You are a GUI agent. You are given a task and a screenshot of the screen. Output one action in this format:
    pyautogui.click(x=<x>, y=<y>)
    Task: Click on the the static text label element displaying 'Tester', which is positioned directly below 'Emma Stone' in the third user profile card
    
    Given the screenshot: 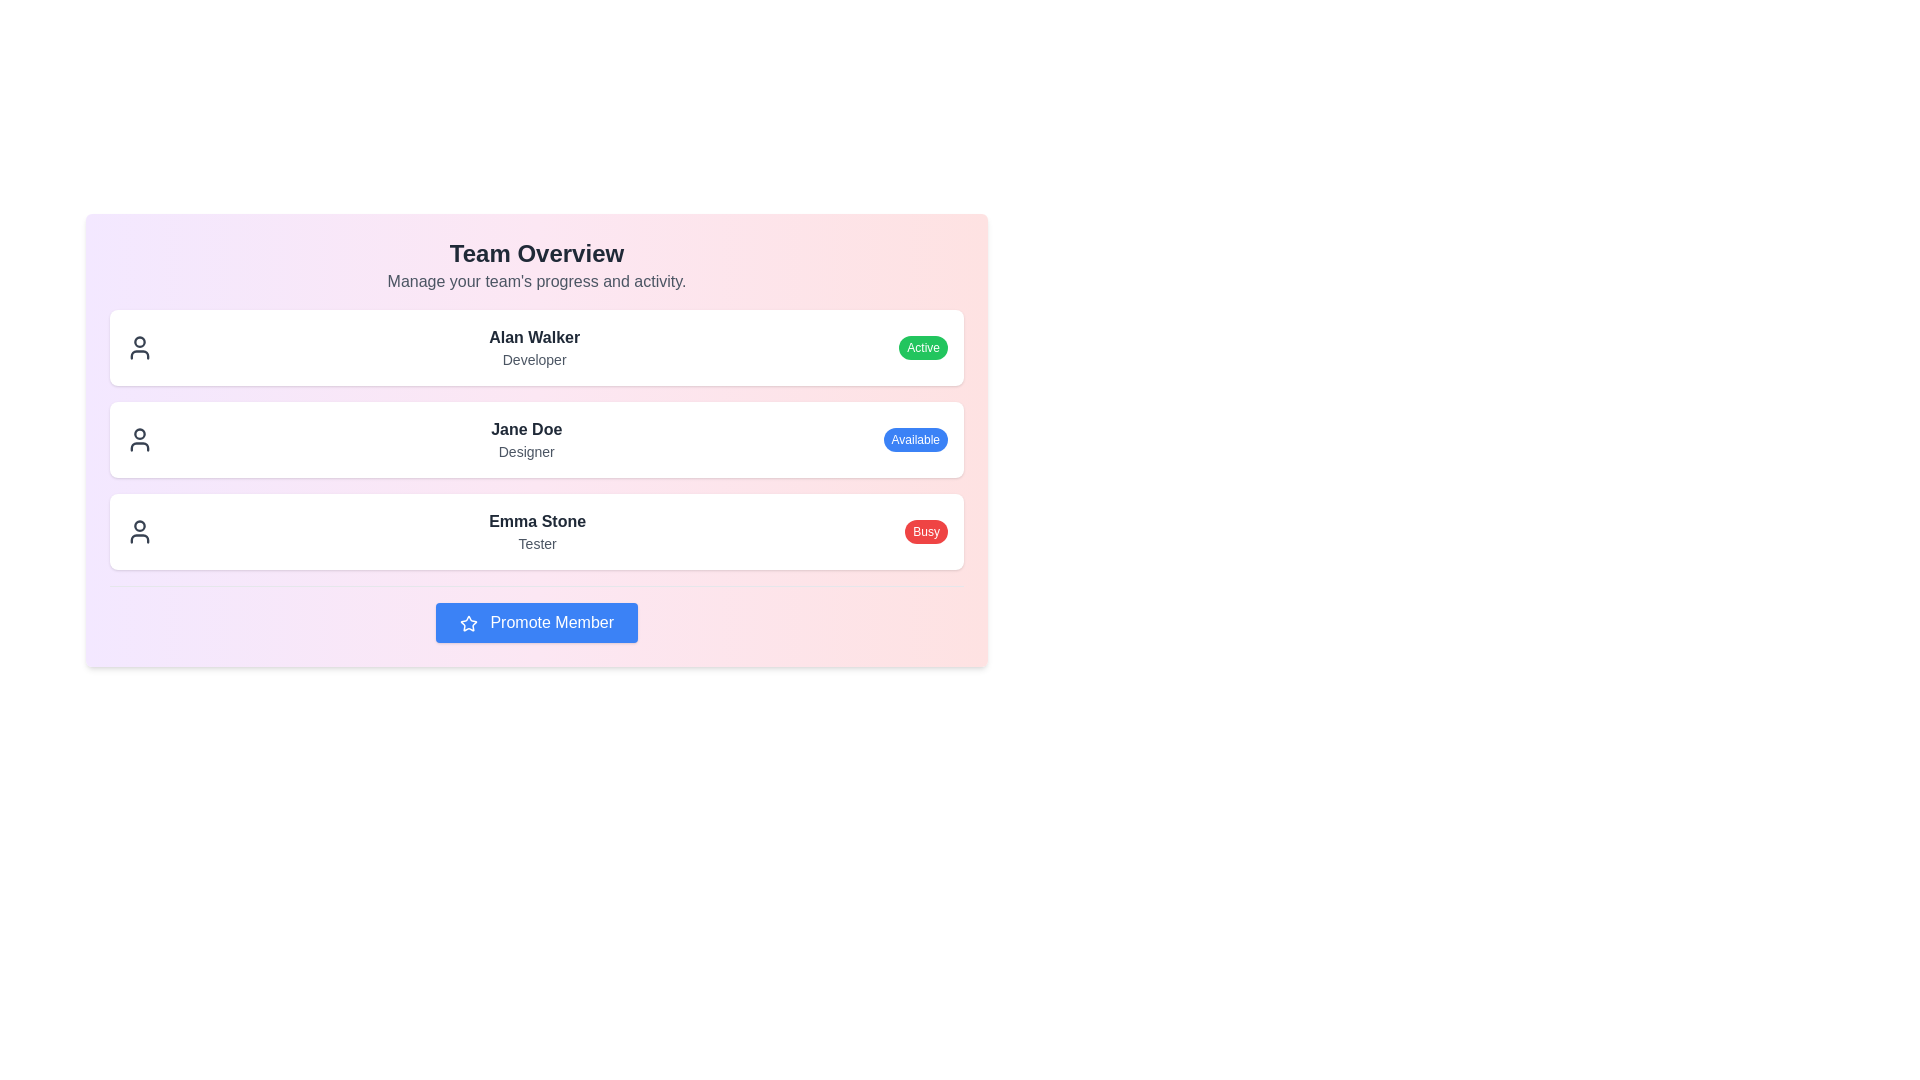 What is the action you would take?
    pyautogui.click(x=537, y=543)
    